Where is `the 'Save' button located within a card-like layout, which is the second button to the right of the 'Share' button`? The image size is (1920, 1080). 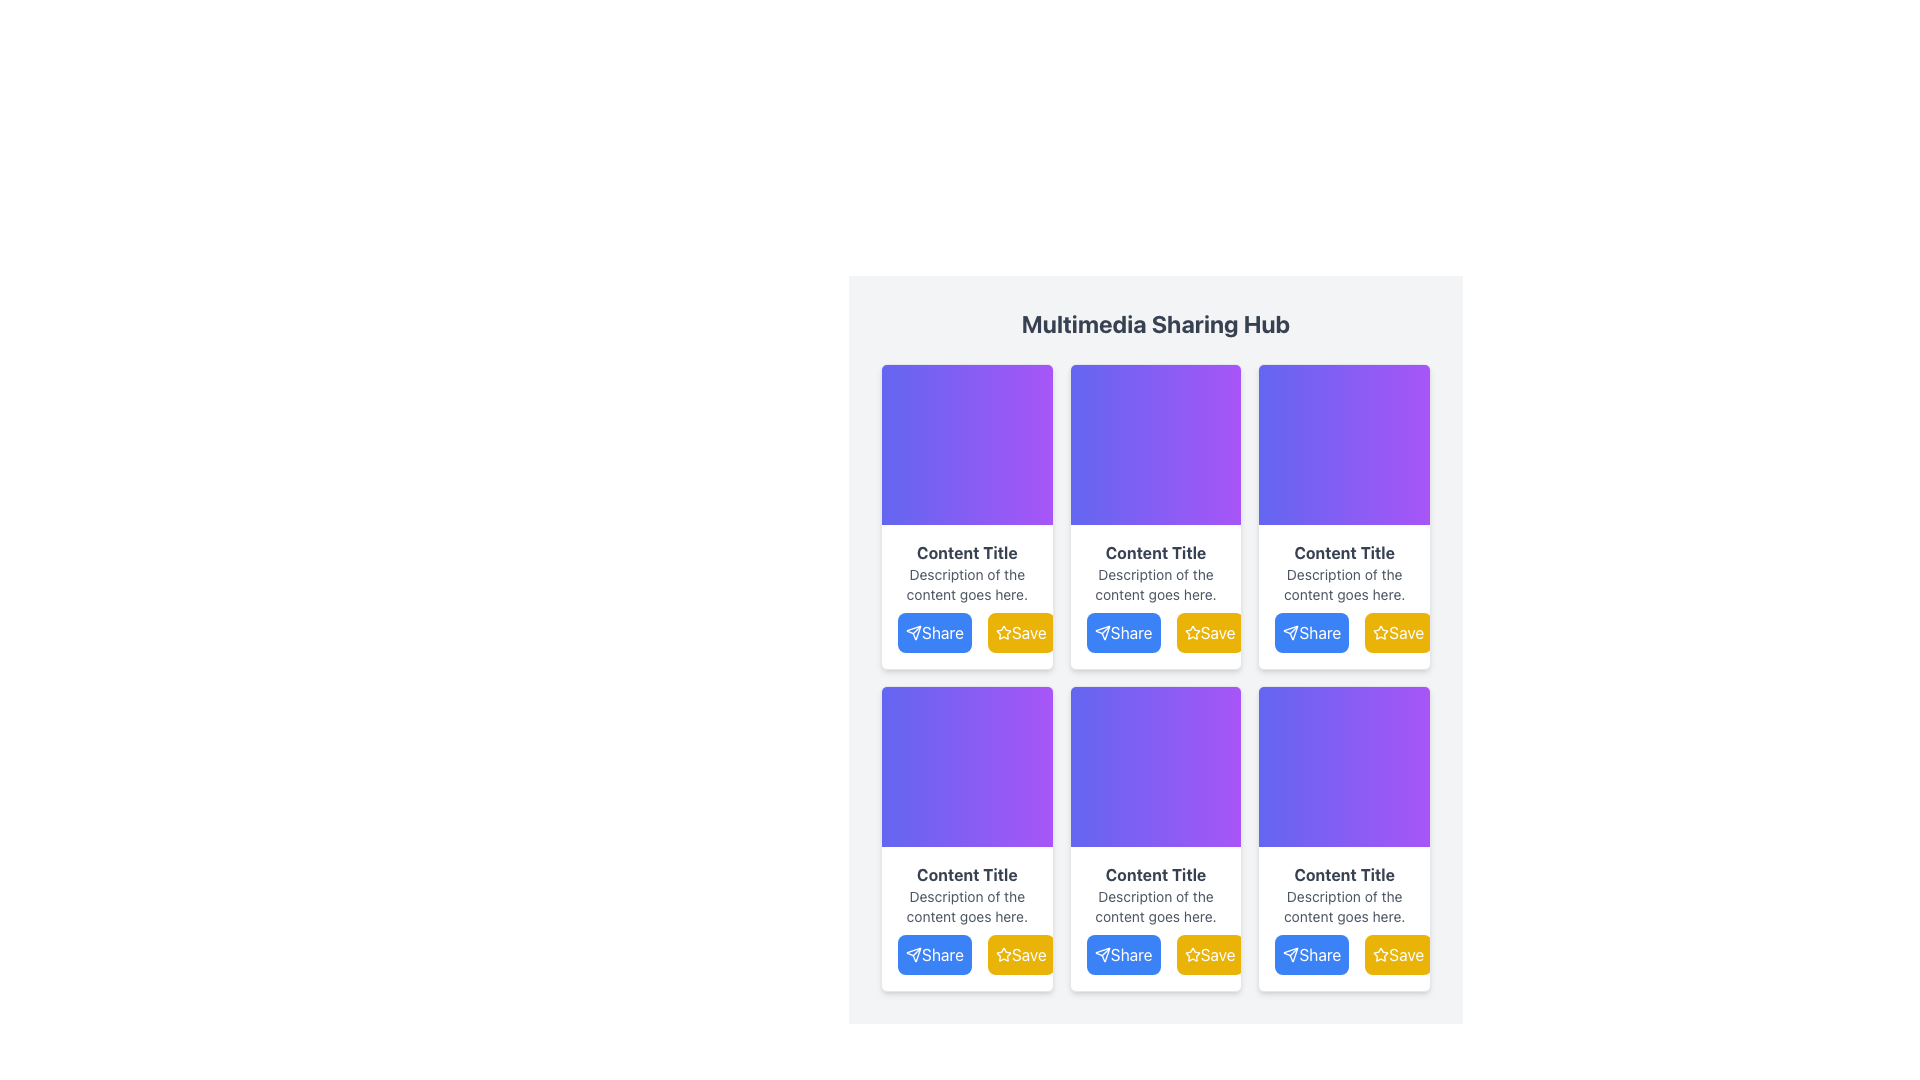
the 'Save' button located within a card-like layout, which is the second button to the right of the 'Share' button is located at coordinates (1397, 632).